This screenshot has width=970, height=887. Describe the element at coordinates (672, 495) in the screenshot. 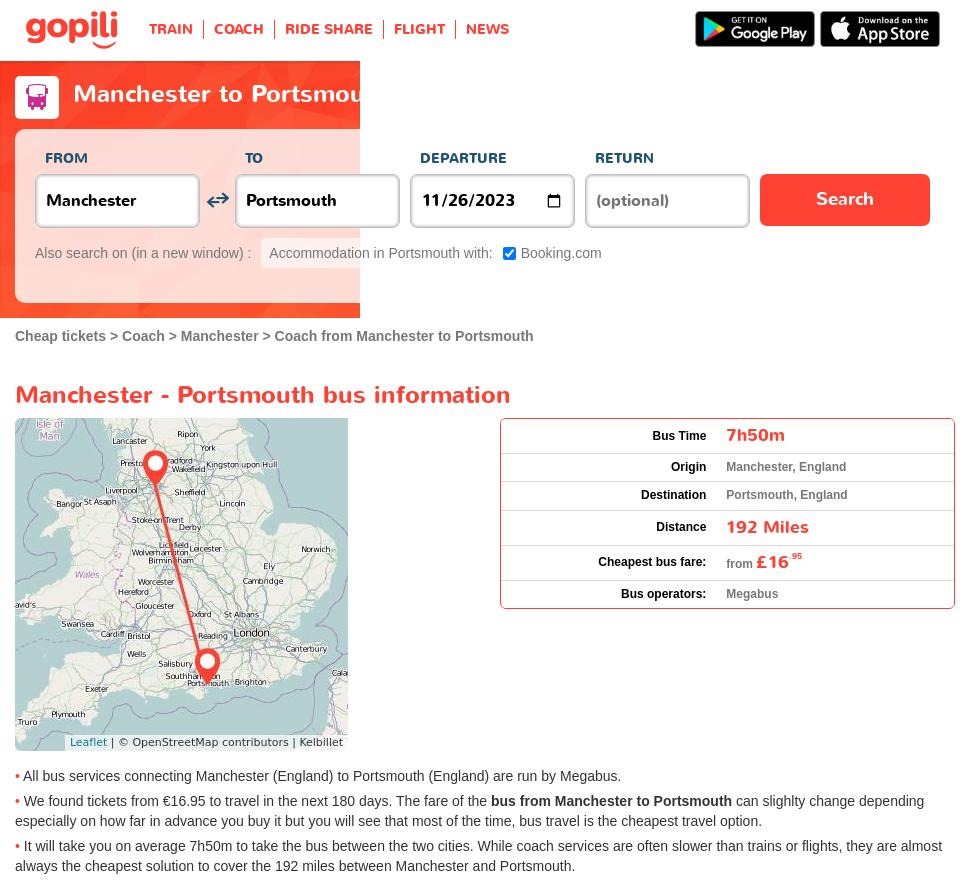

I see `'Destination'` at that location.